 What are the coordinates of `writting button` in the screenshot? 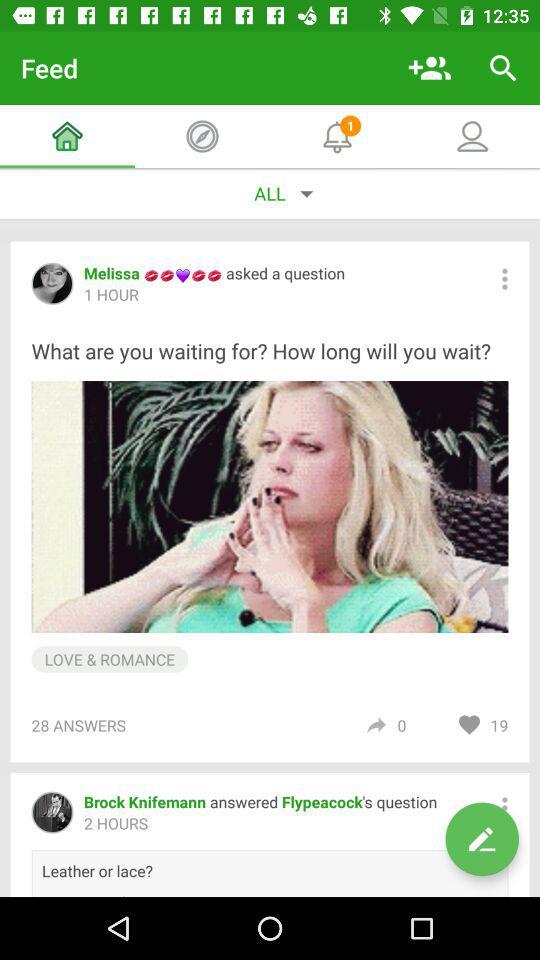 It's located at (481, 839).